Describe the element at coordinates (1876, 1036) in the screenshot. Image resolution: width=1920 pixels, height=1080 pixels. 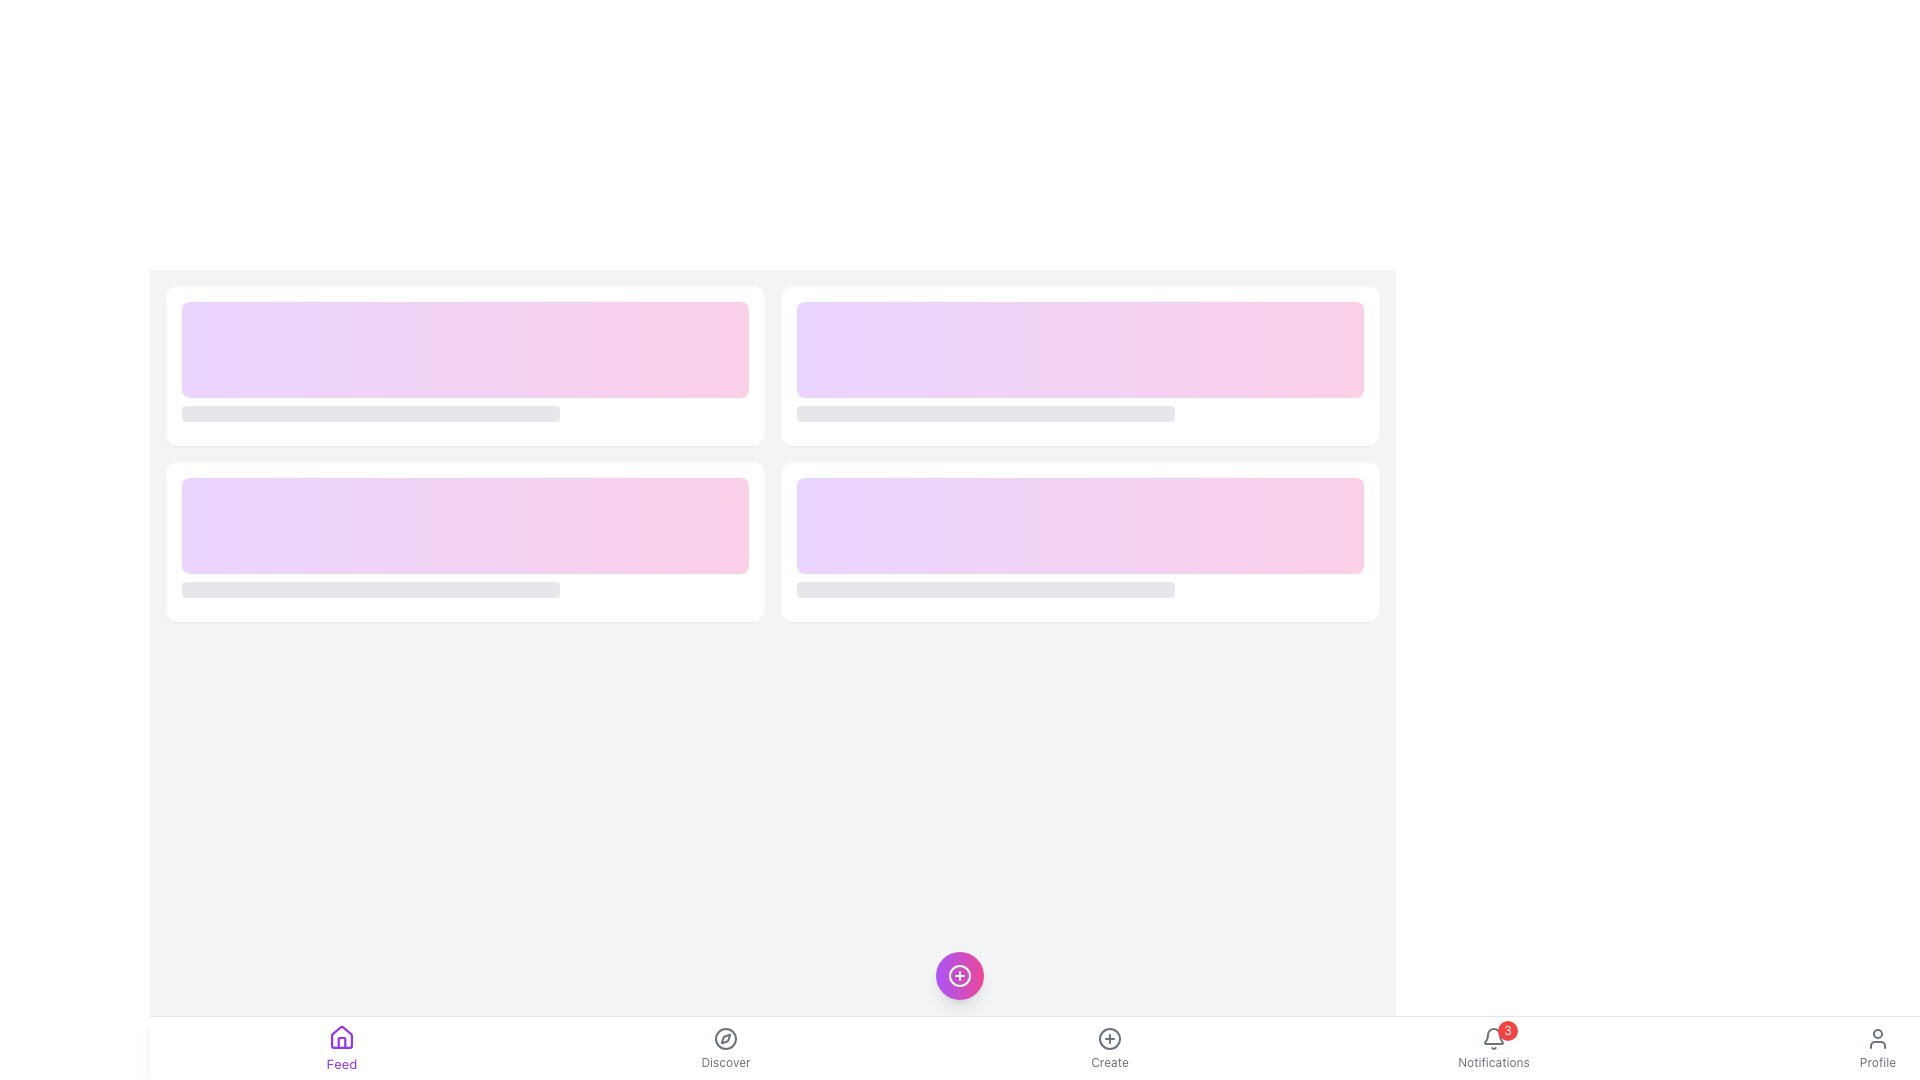
I see `the profile icon button located in the bottom navigation bar on the far right` at that location.